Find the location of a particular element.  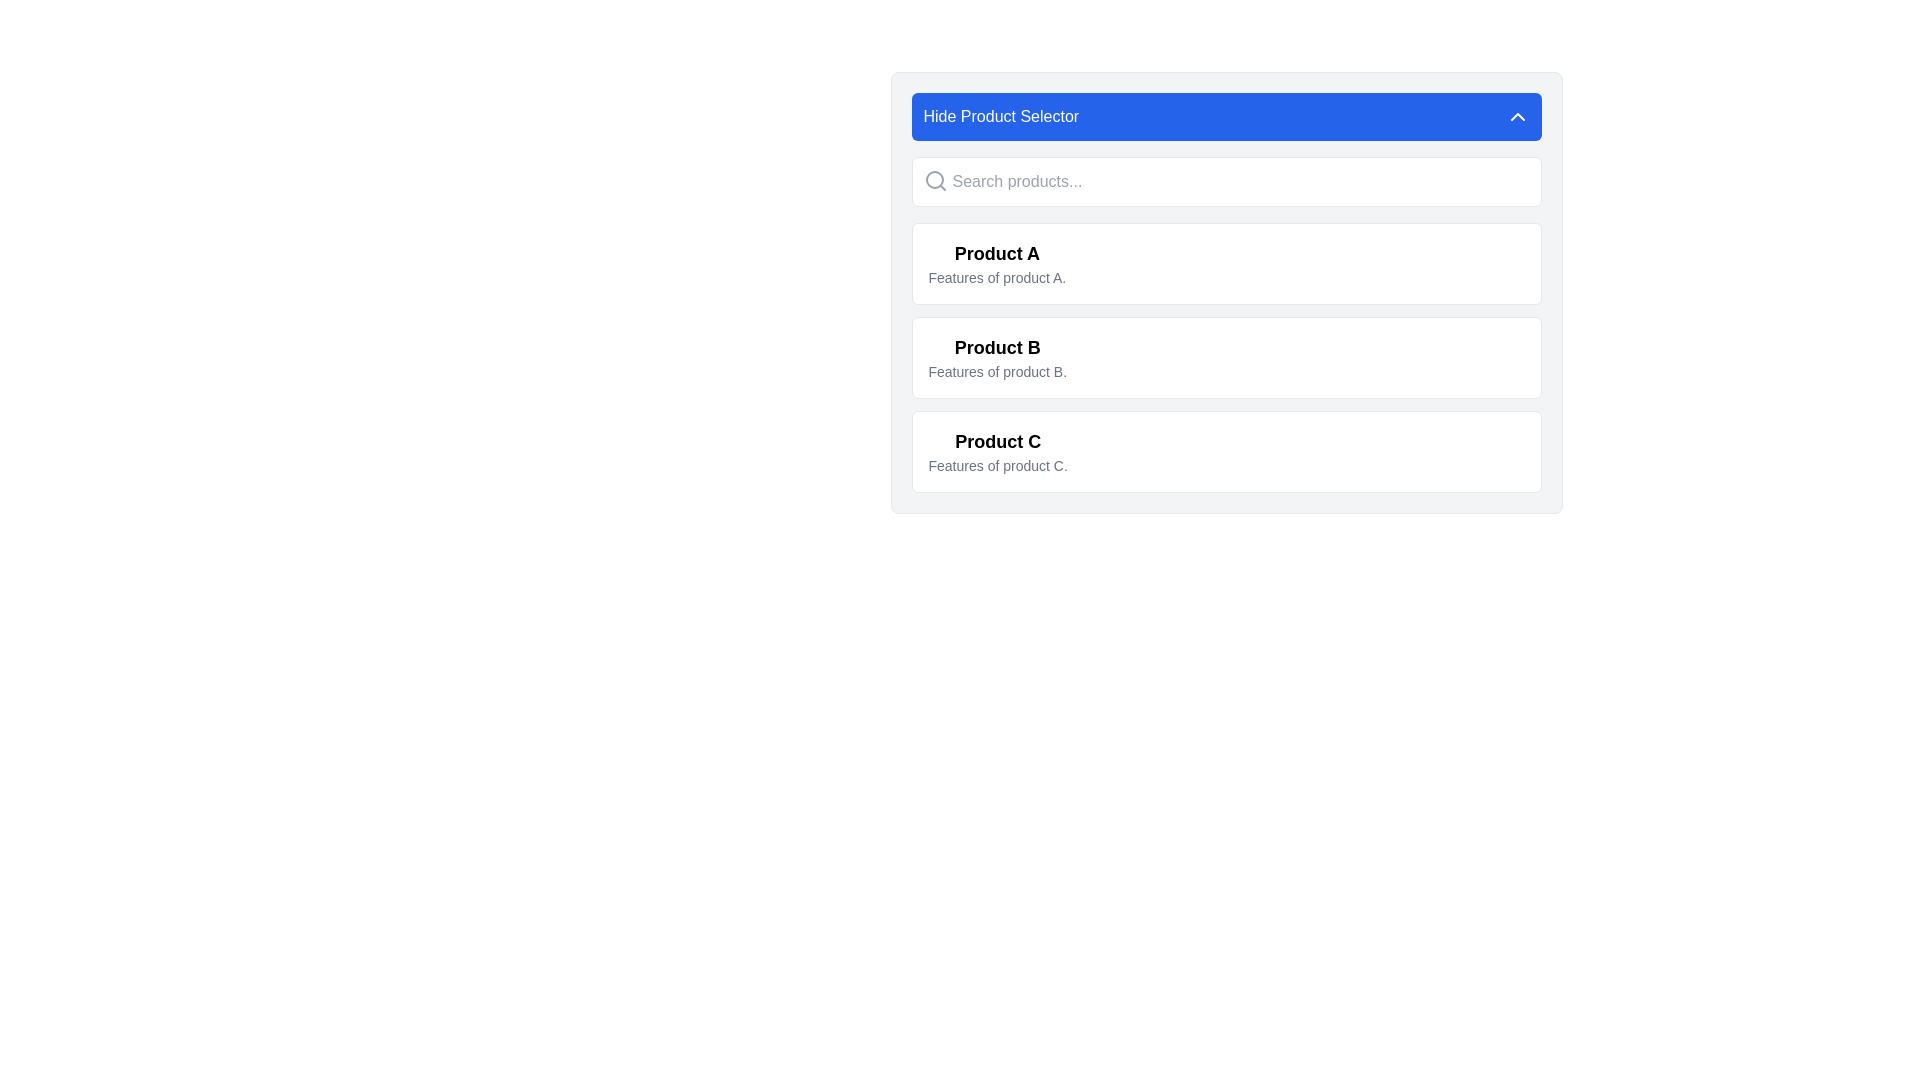

the selectable list item labeled 'Product B' is located at coordinates (1225, 357).